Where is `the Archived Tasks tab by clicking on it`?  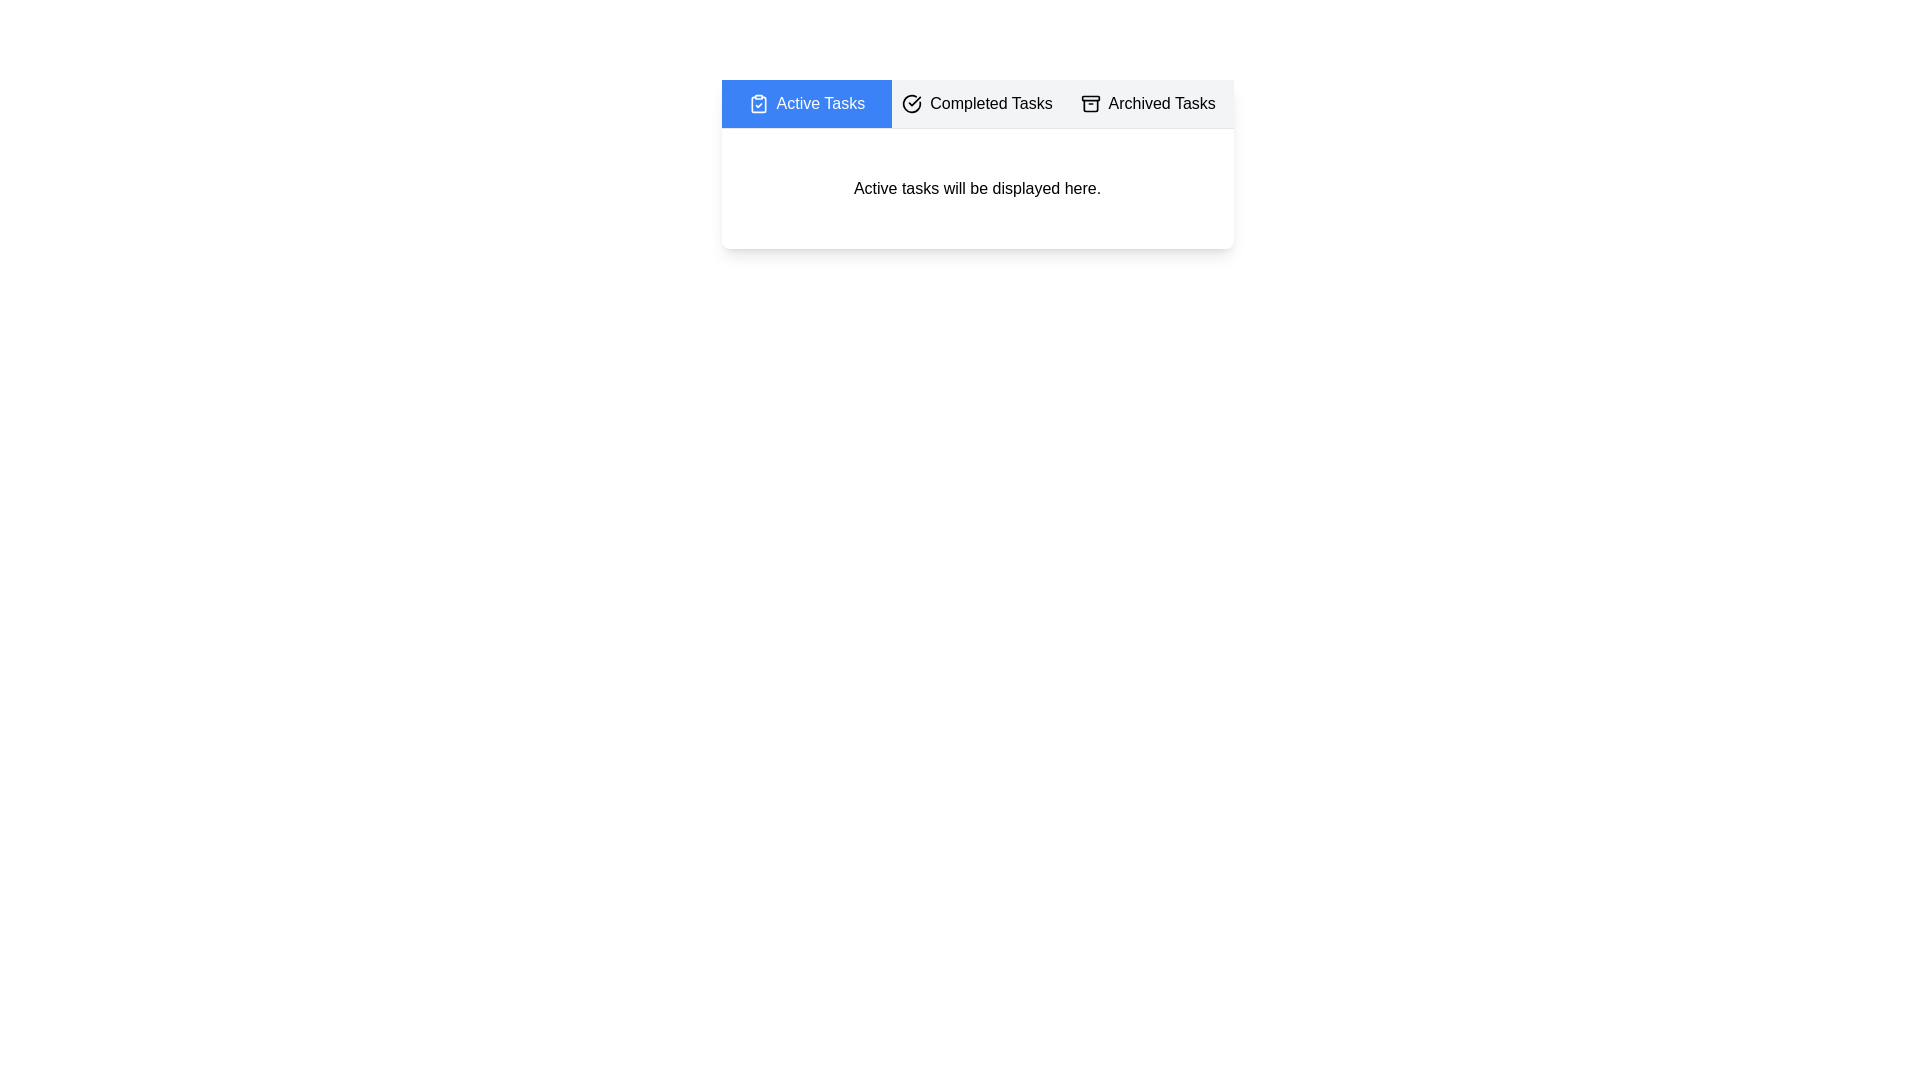 the Archived Tasks tab by clicking on it is located at coordinates (1148, 104).